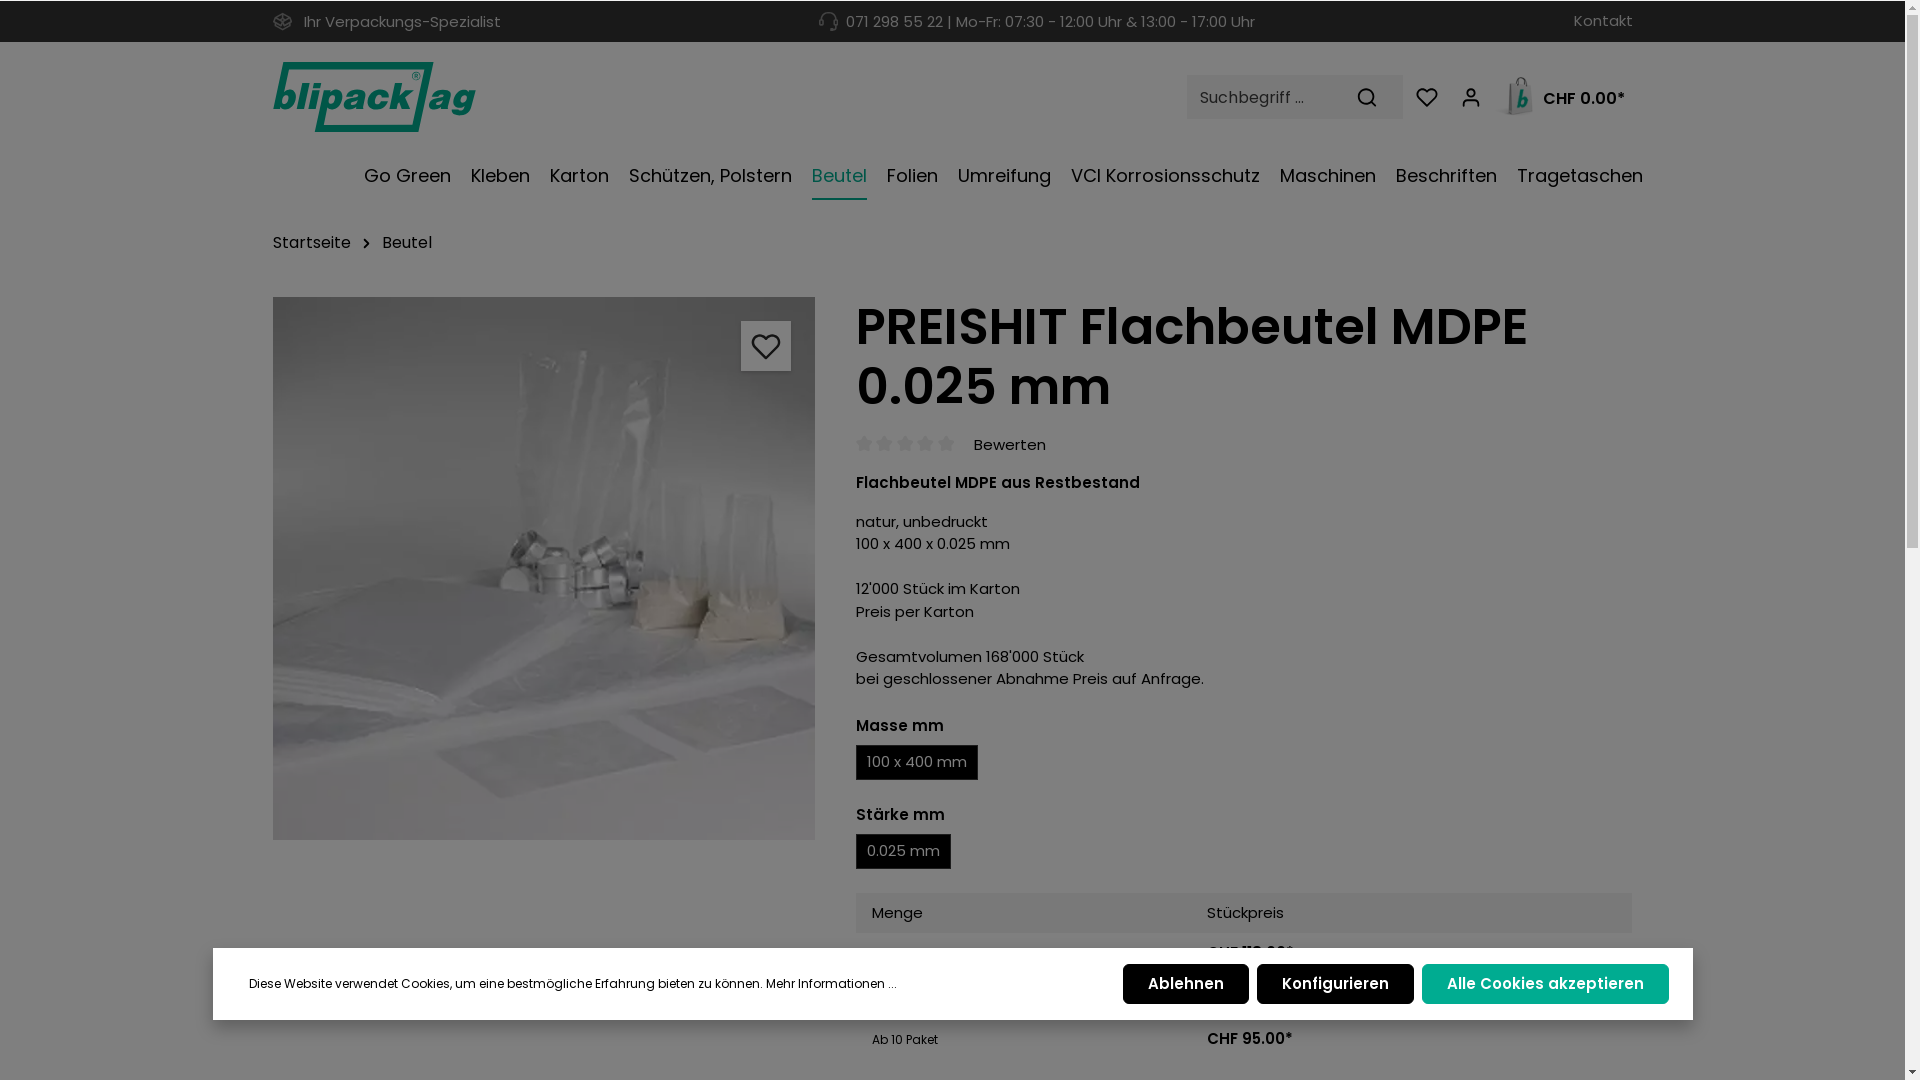  Describe the element at coordinates (1164, 175) in the screenshot. I see `'VCI Korrosionsschutz'` at that location.